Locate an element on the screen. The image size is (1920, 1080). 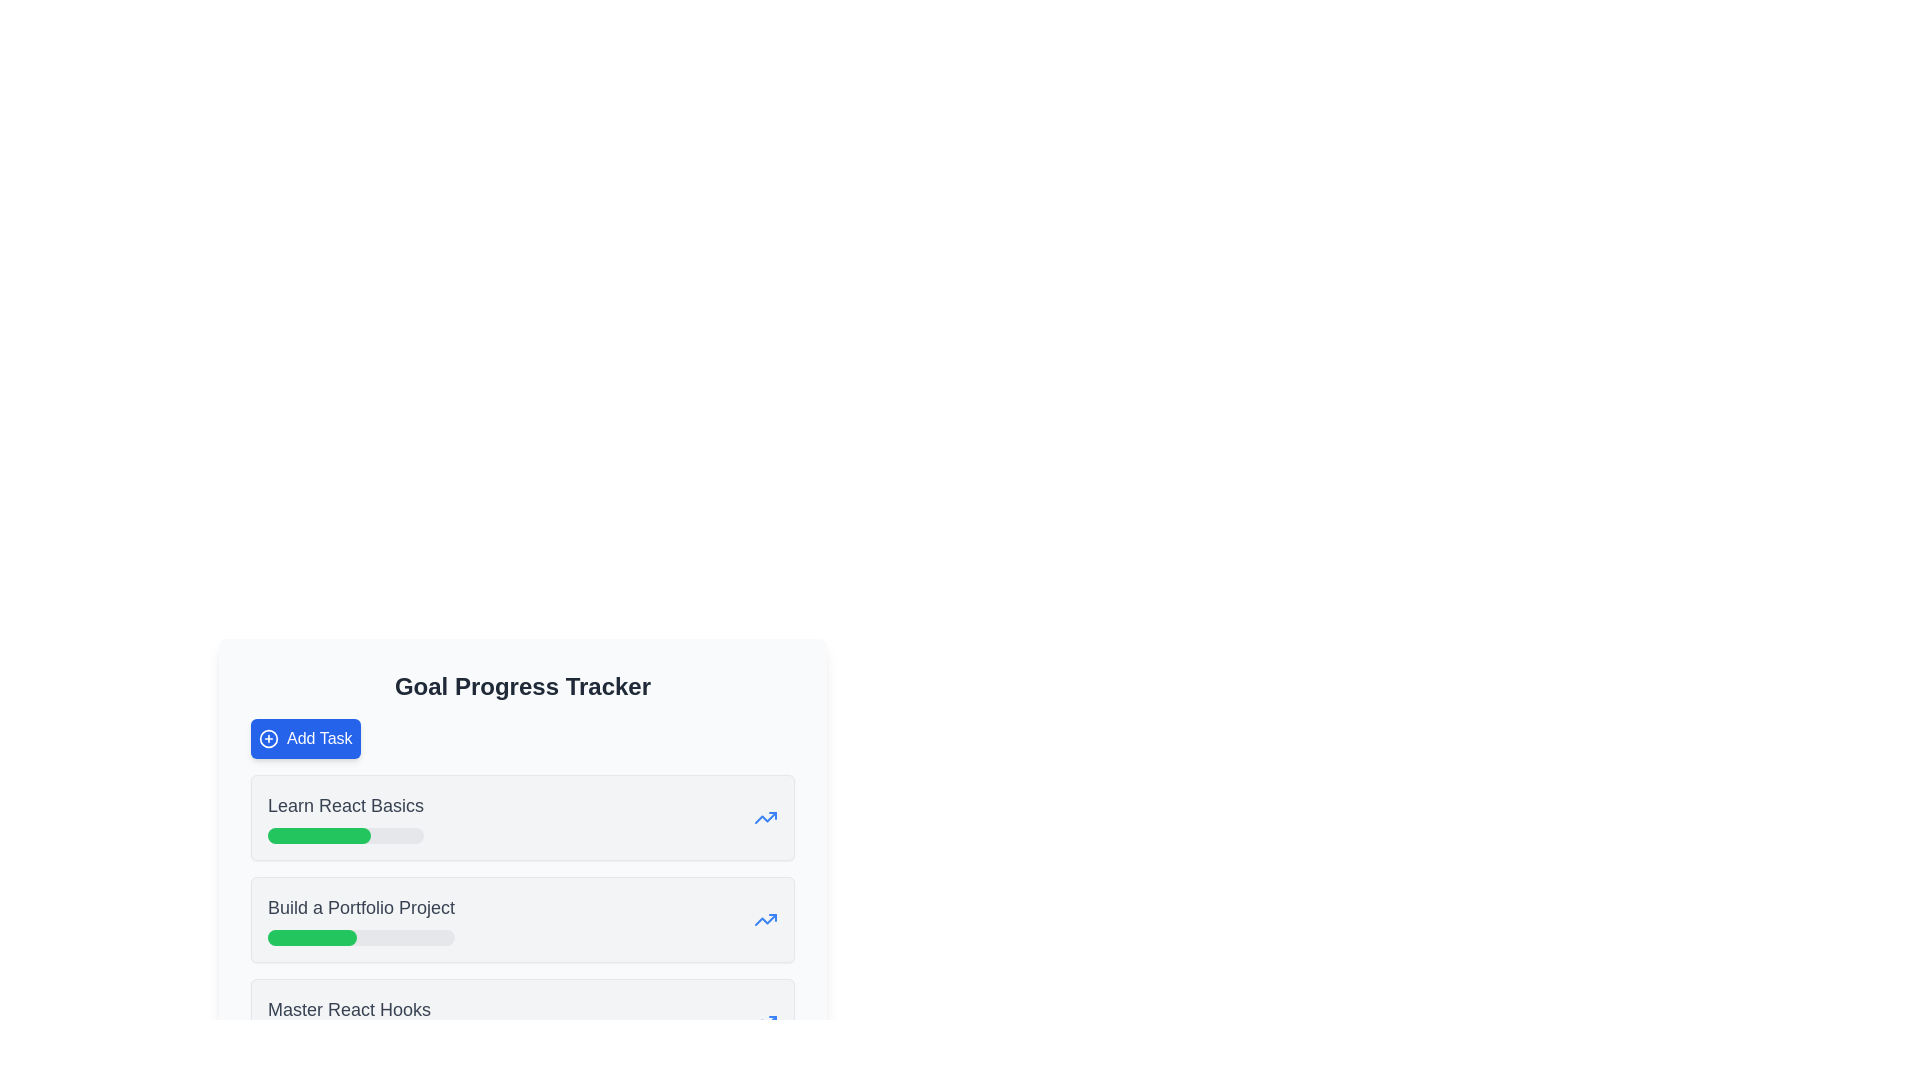
the text label displaying 'Master React Hooks' which is located in the 'Goal Progress Tracker' section, below 'Learn React Basics' and 'Build a Portfolio Project' is located at coordinates (349, 1022).